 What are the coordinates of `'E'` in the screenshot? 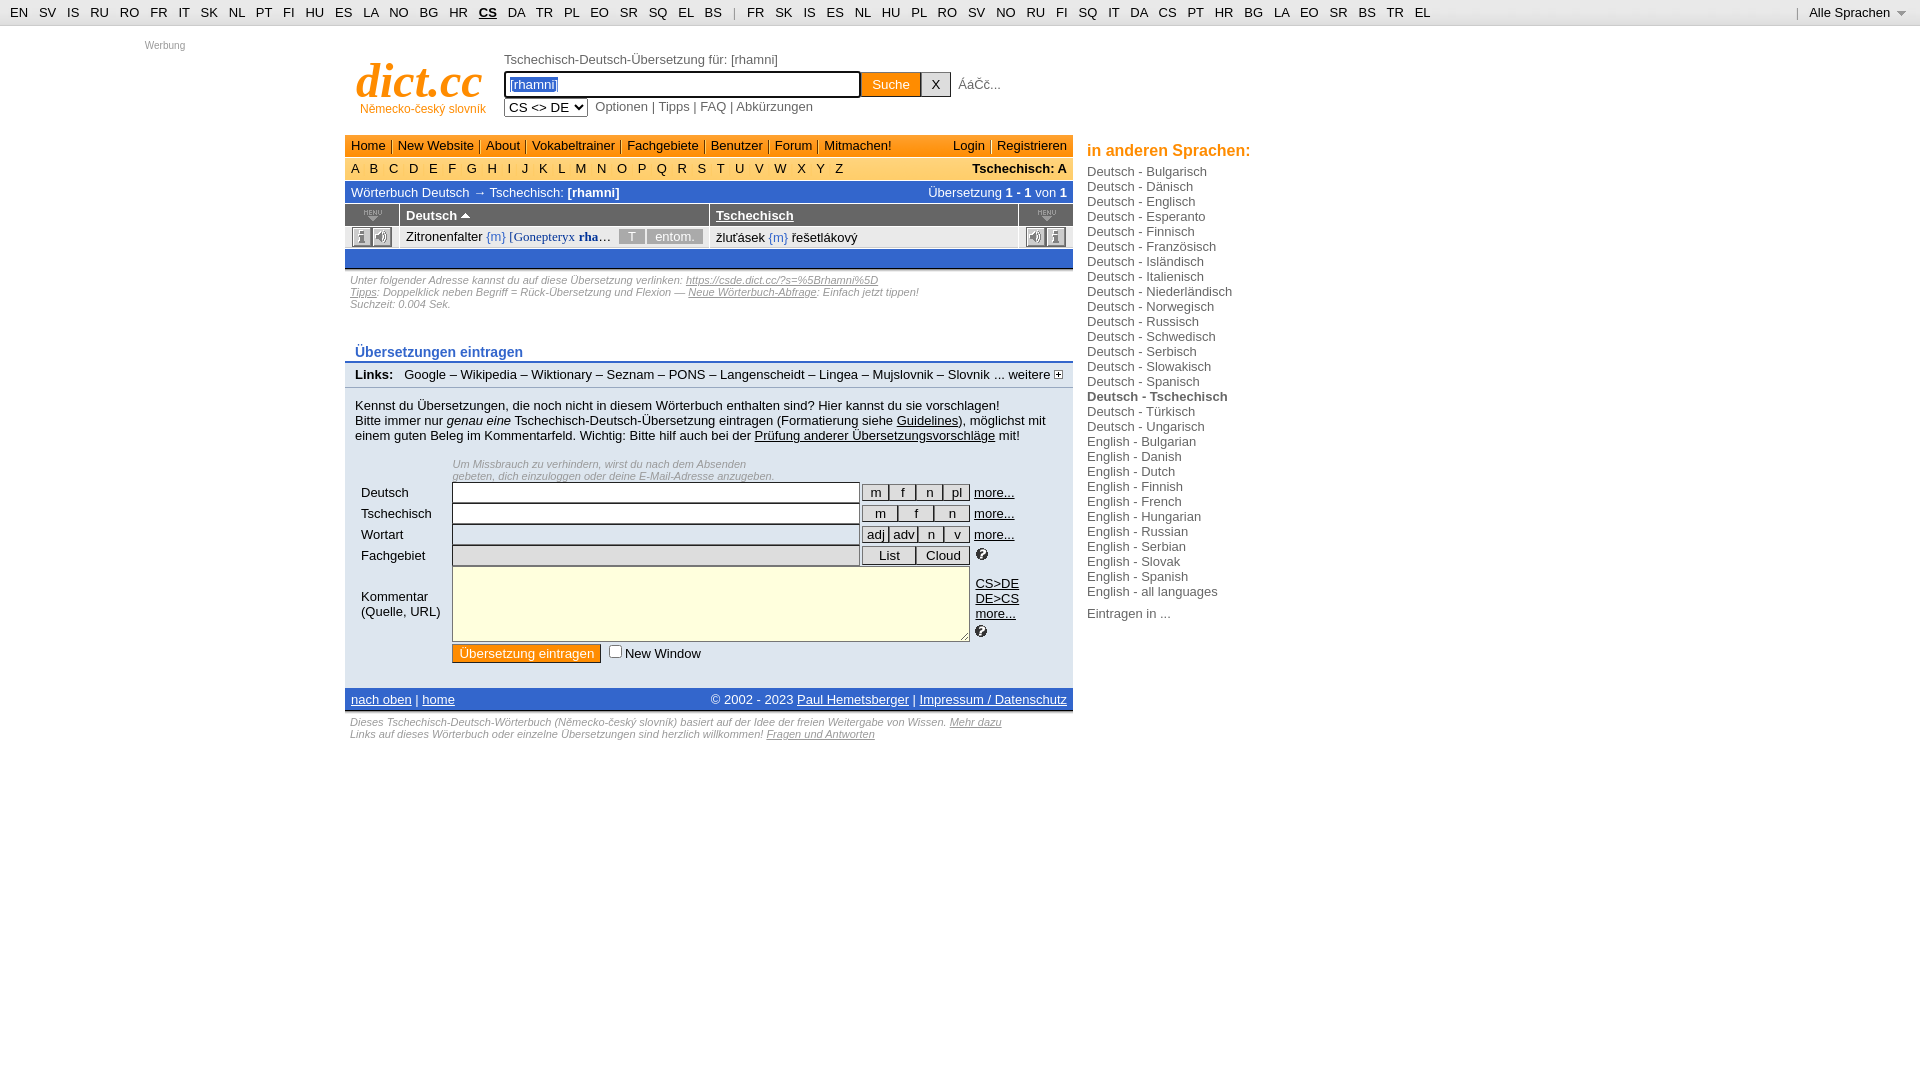 It's located at (431, 167).